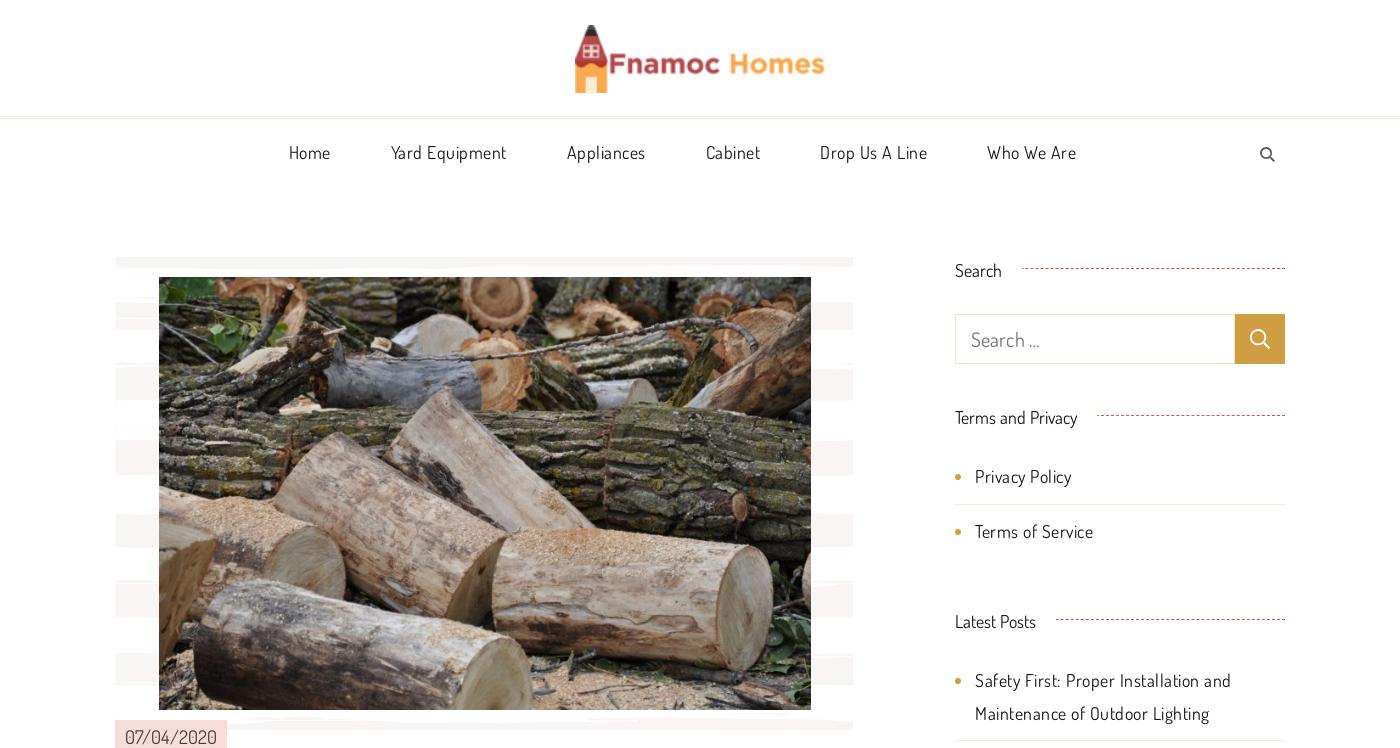  What do you see at coordinates (1015, 415) in the screenshot?
I see `'Terms and Privacy'` at bounding box center [1015, 415].